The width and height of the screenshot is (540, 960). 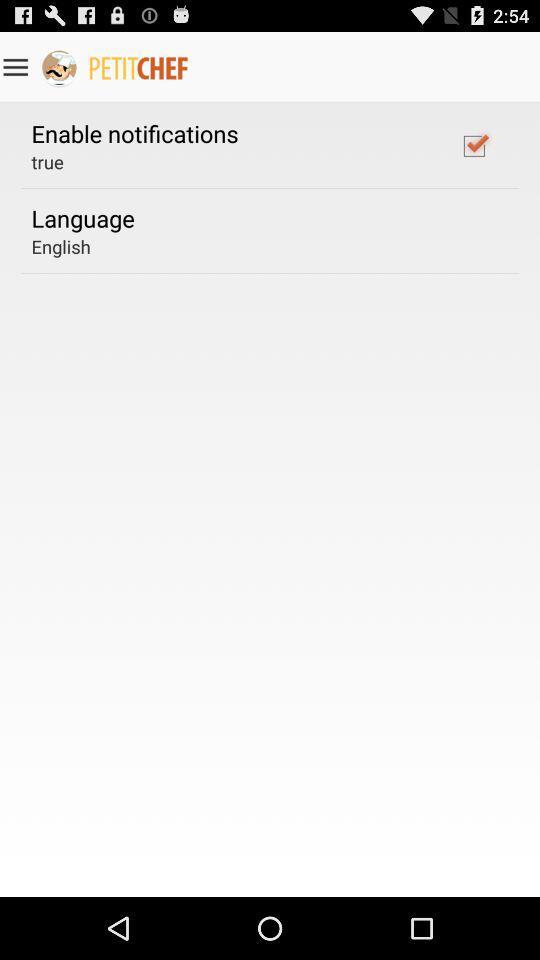 What do you see at coordinates (61, 245) in the screenshot?
I see `app below the language` at bounding box center [61, 245].